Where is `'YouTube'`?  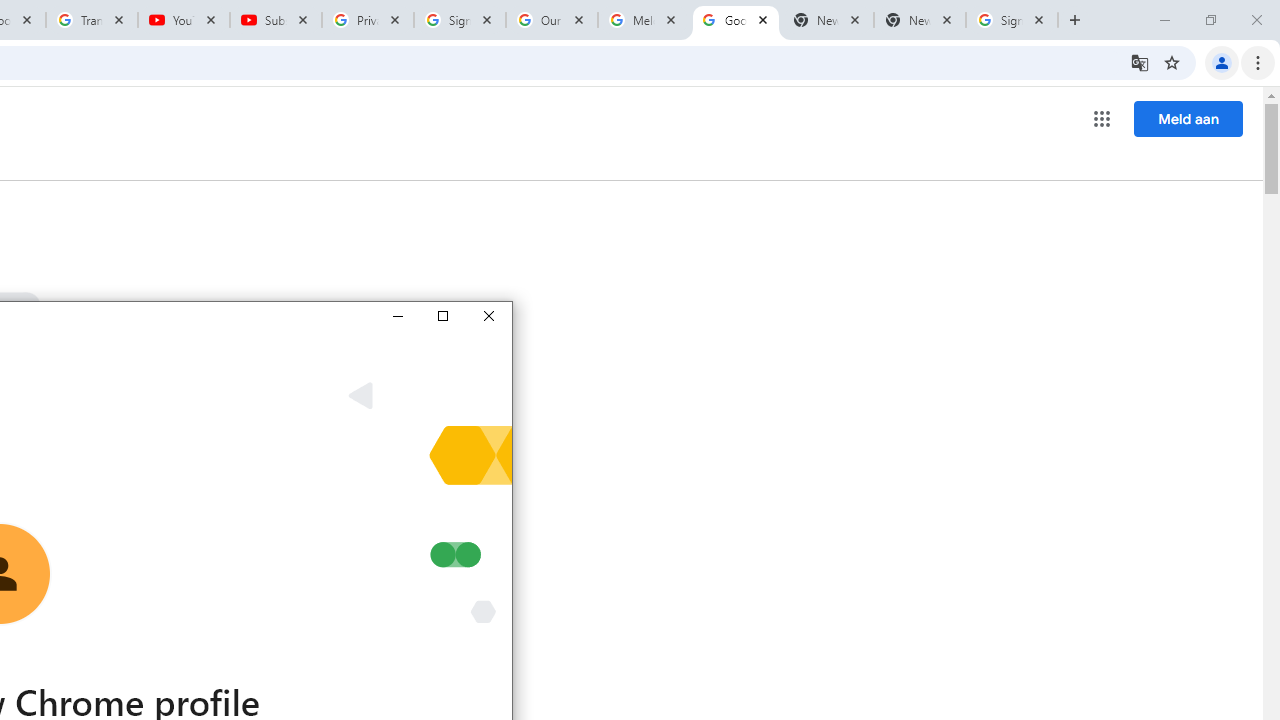
'YouTube' is located at coordinates (184, 20).